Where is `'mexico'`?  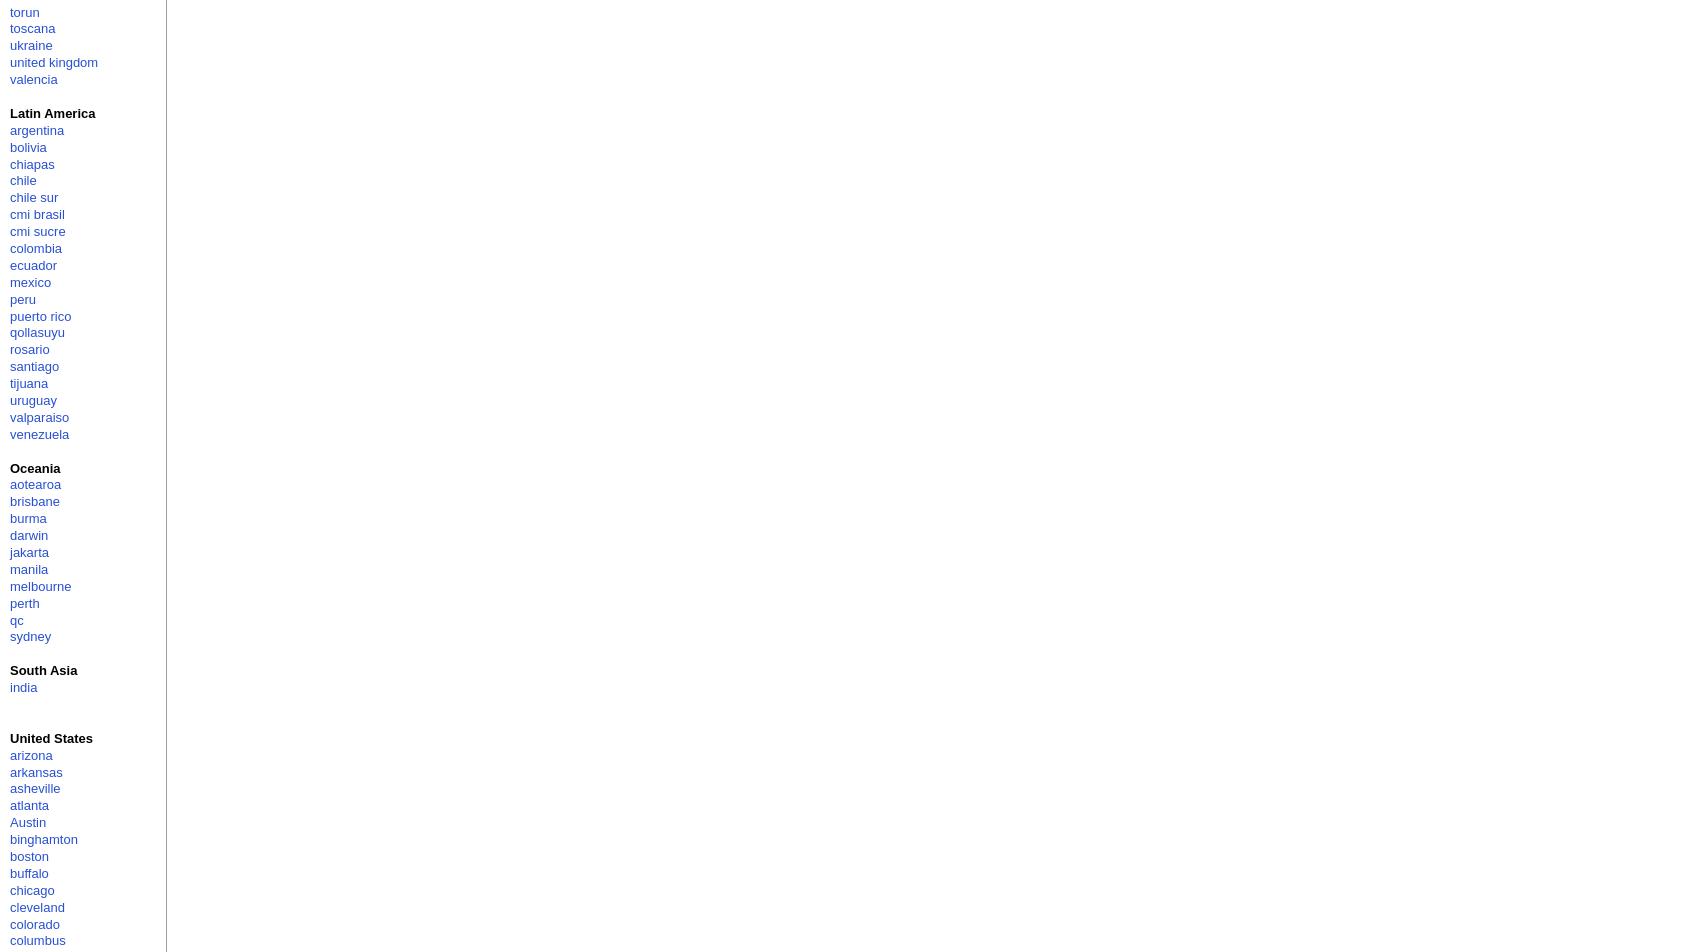
'mexico' is located at coordinates (29, 281).